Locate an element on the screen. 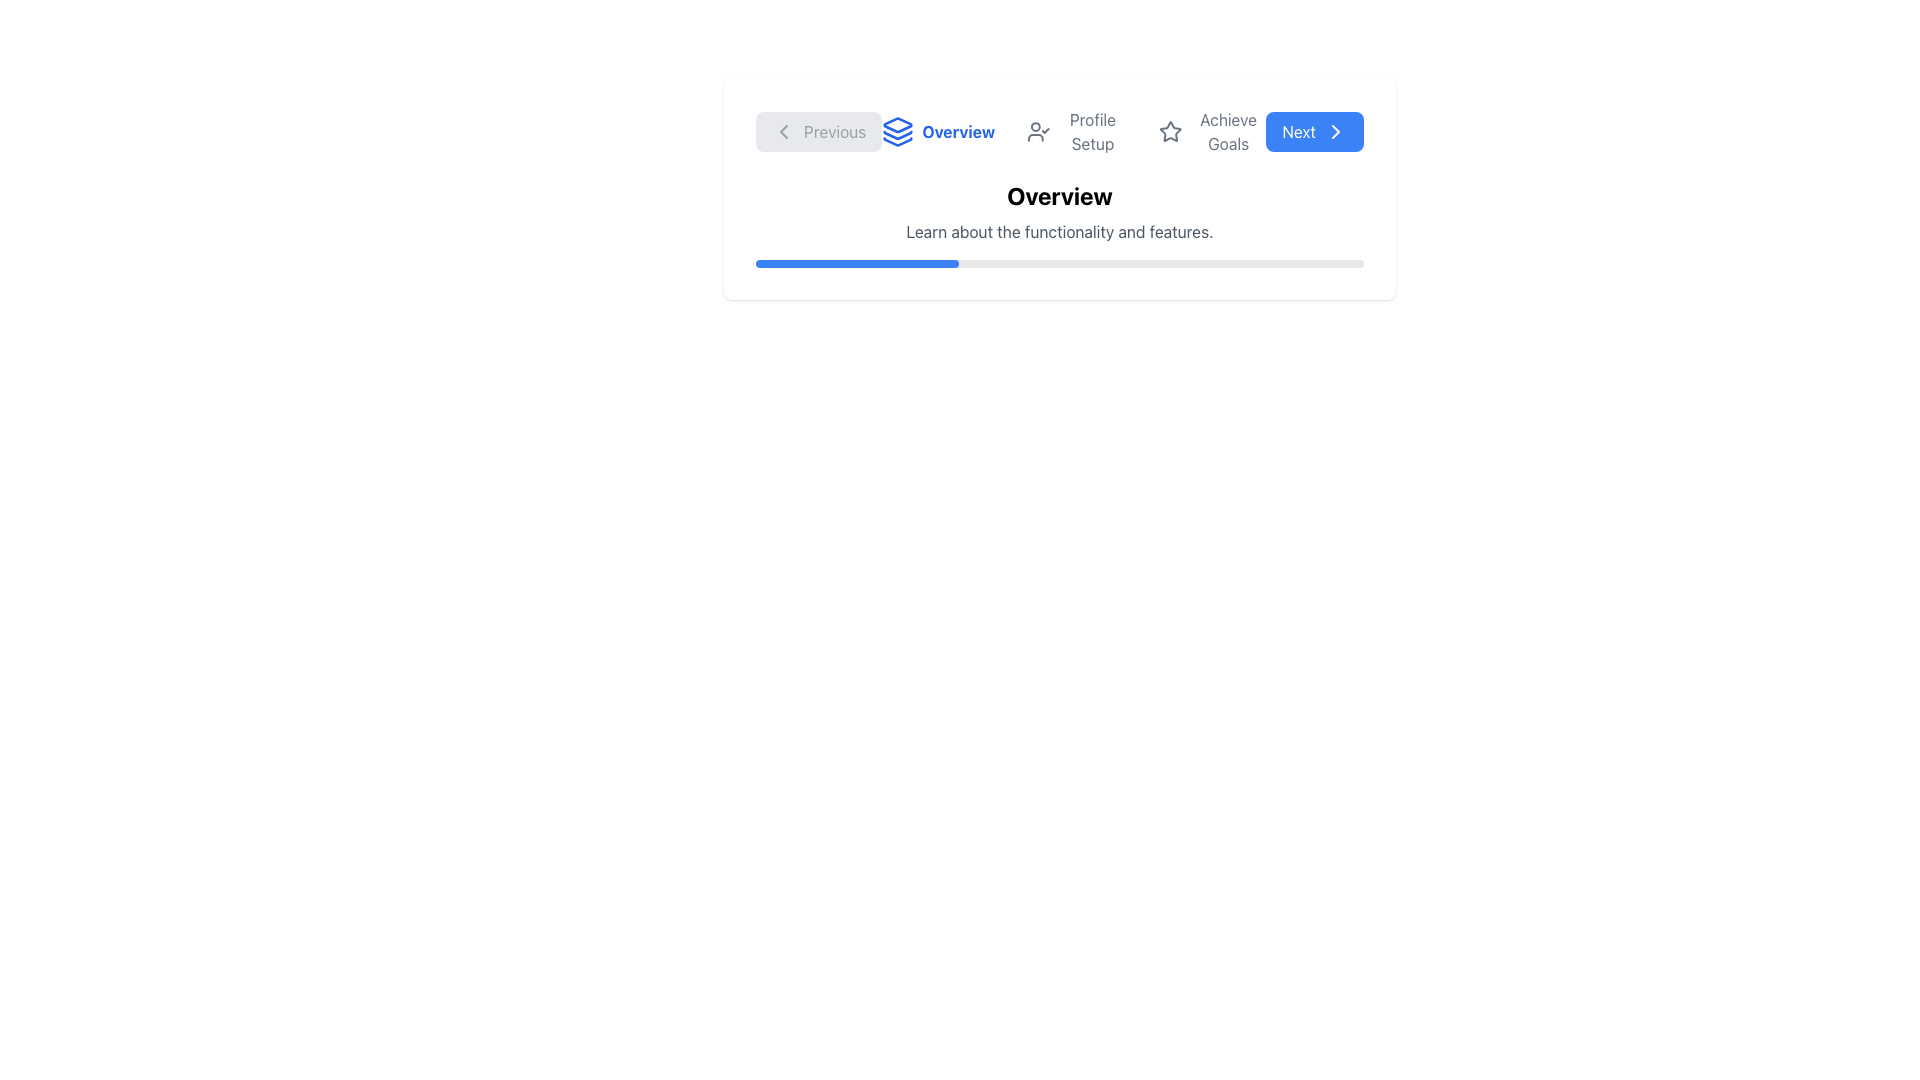 This screenshot has width=1920, height=1080. the user profile icon with a checkmark, which is styled in gray and located next to the 'Profile Setup' label in the navigation bar is located at coordinates (1038, 131).